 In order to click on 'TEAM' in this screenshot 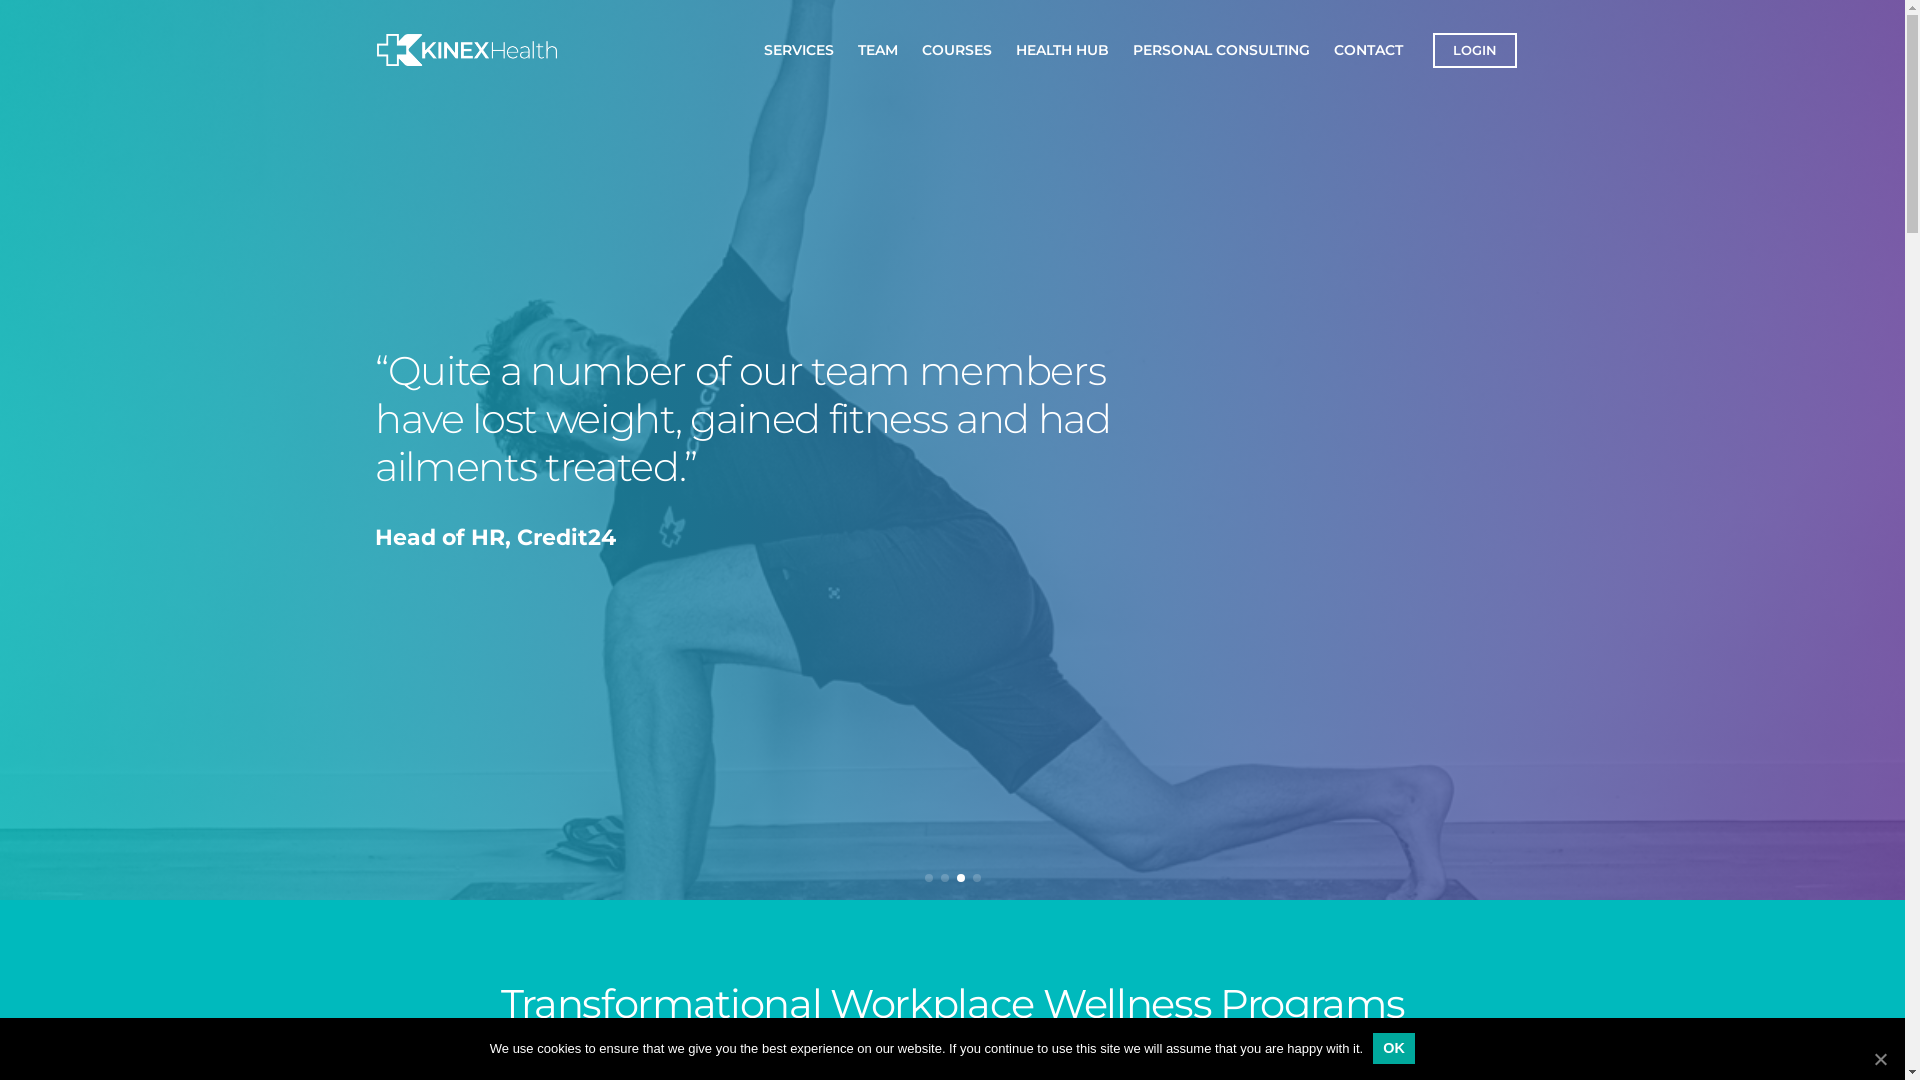, I will do `click(878, 48)`.